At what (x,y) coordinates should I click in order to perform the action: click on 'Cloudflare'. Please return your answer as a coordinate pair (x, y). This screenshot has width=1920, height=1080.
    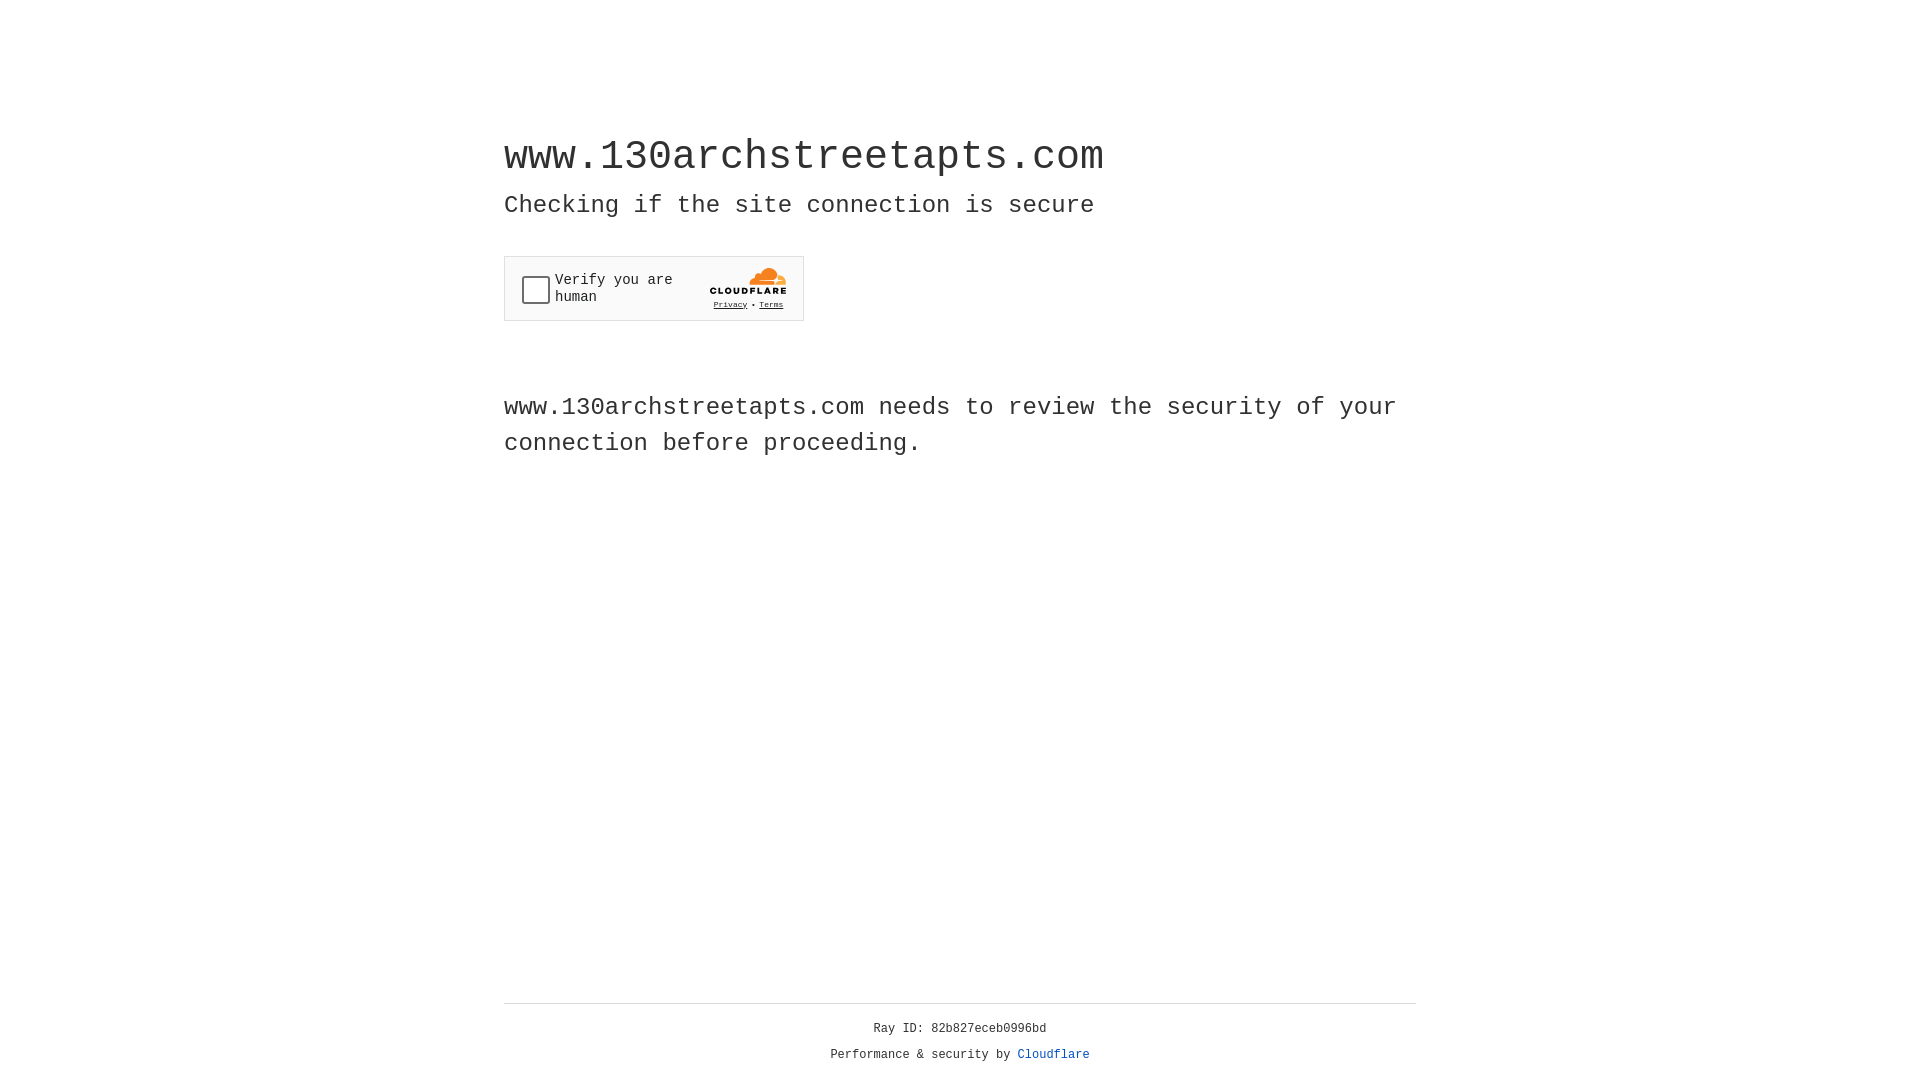
    Looking at the image, I should click on (1053, 1054).